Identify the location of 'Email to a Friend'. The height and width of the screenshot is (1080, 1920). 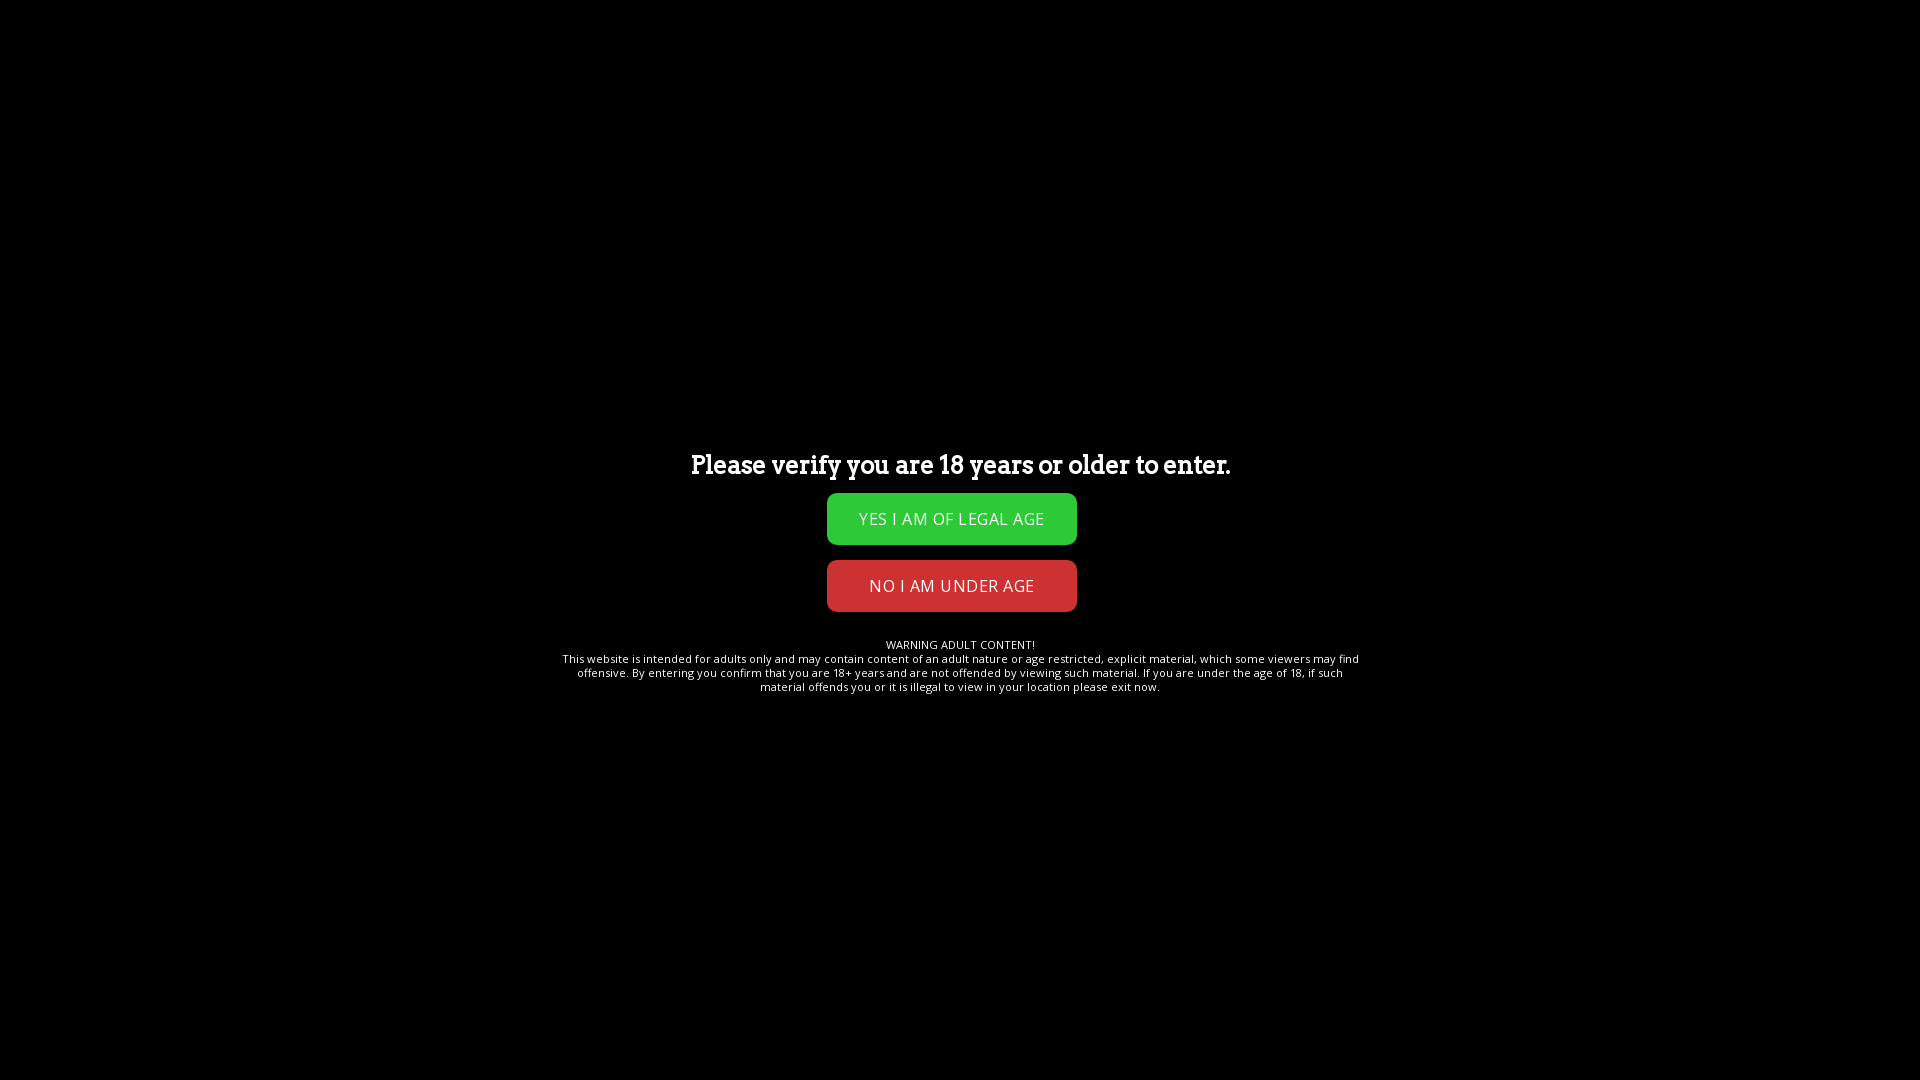
(779, 535).